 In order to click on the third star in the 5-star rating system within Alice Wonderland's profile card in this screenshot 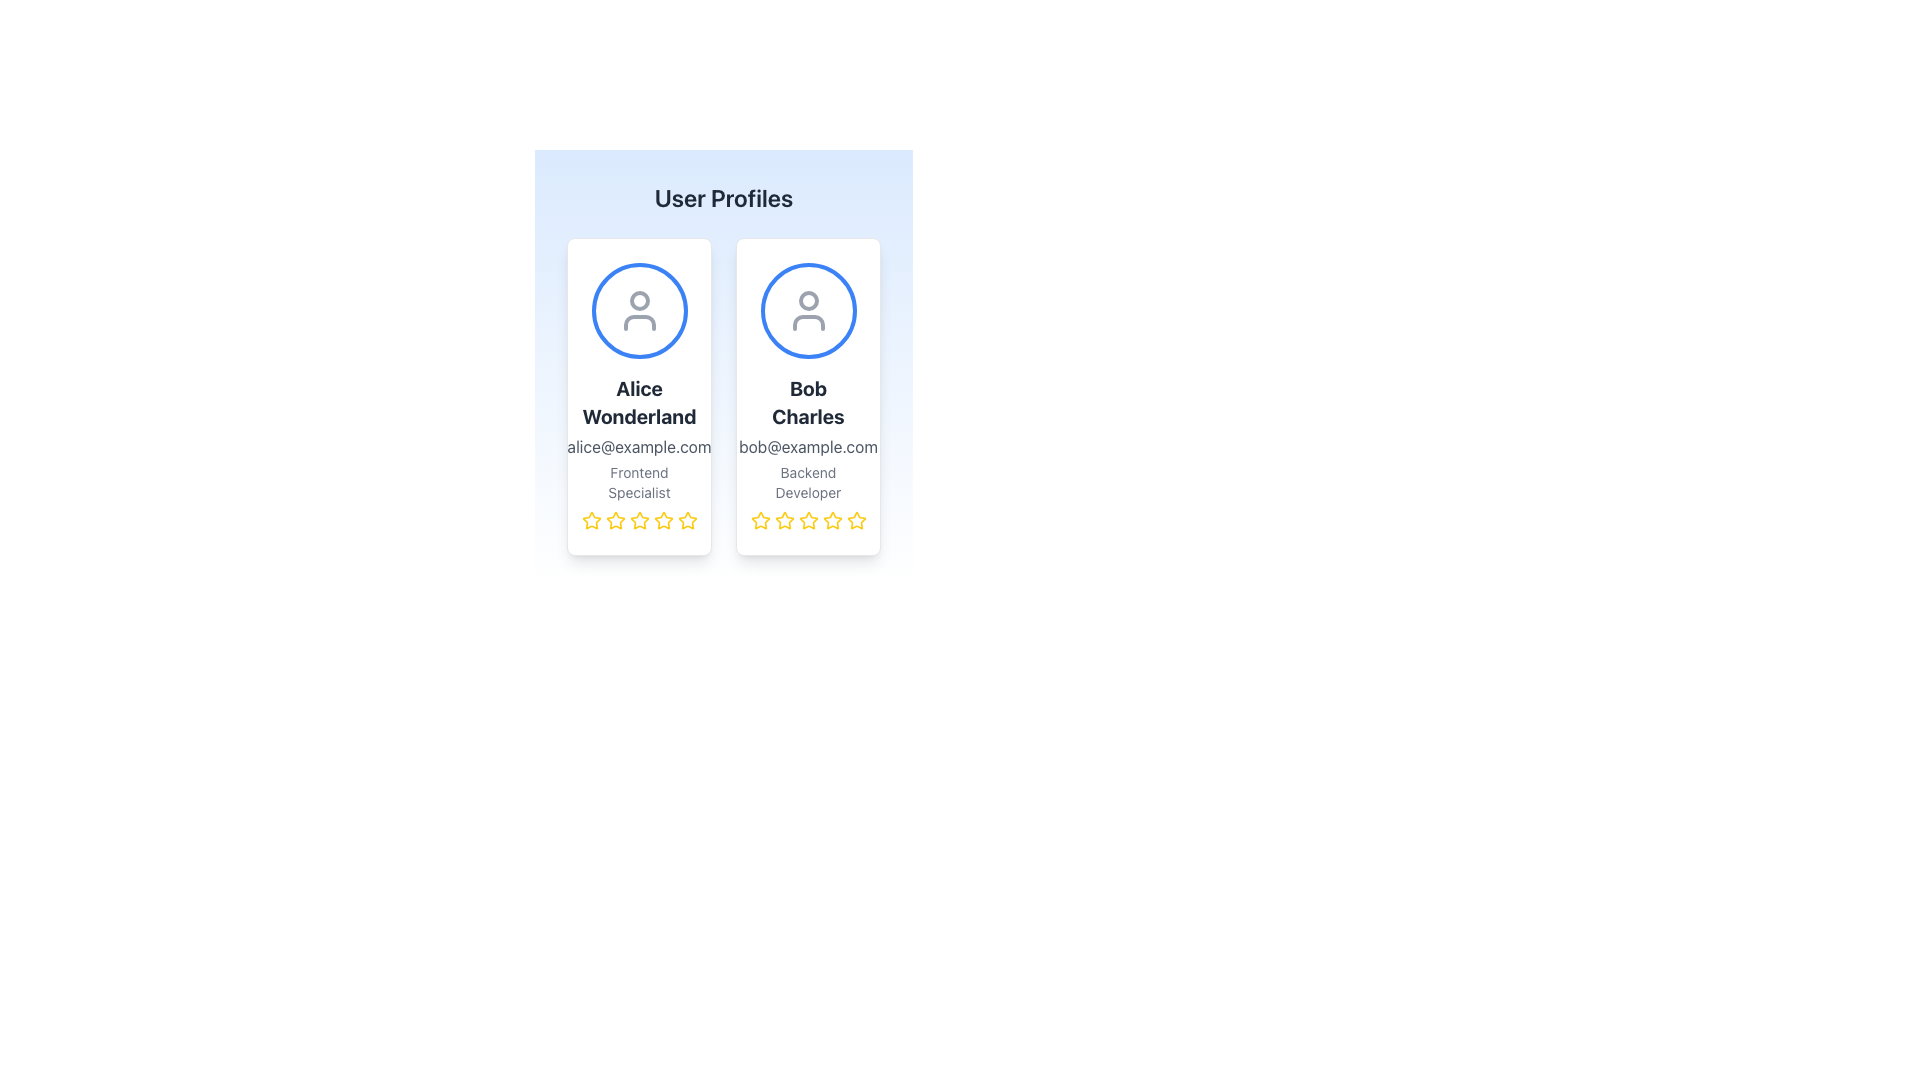, I will do `click(638, 519)`.